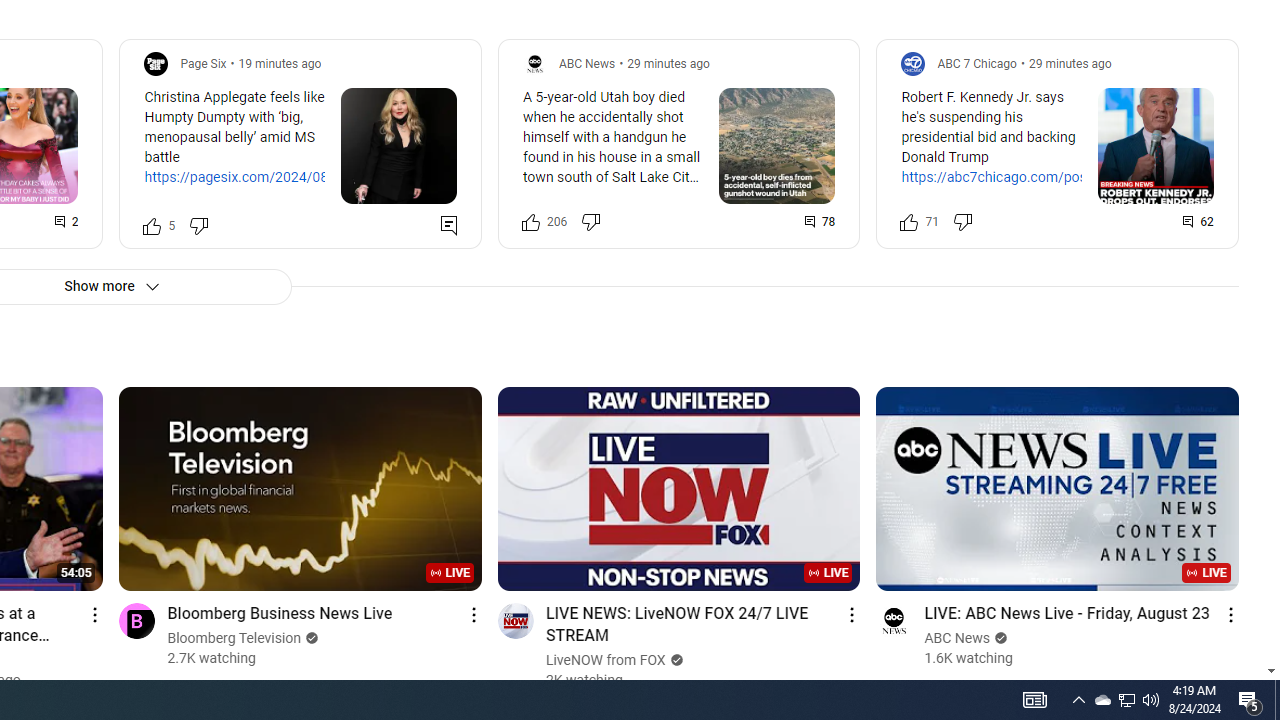 The height and width of the screenshot is (720, 1280). I want to click on 'Like this post along with 206 other people', so click(530, 221).